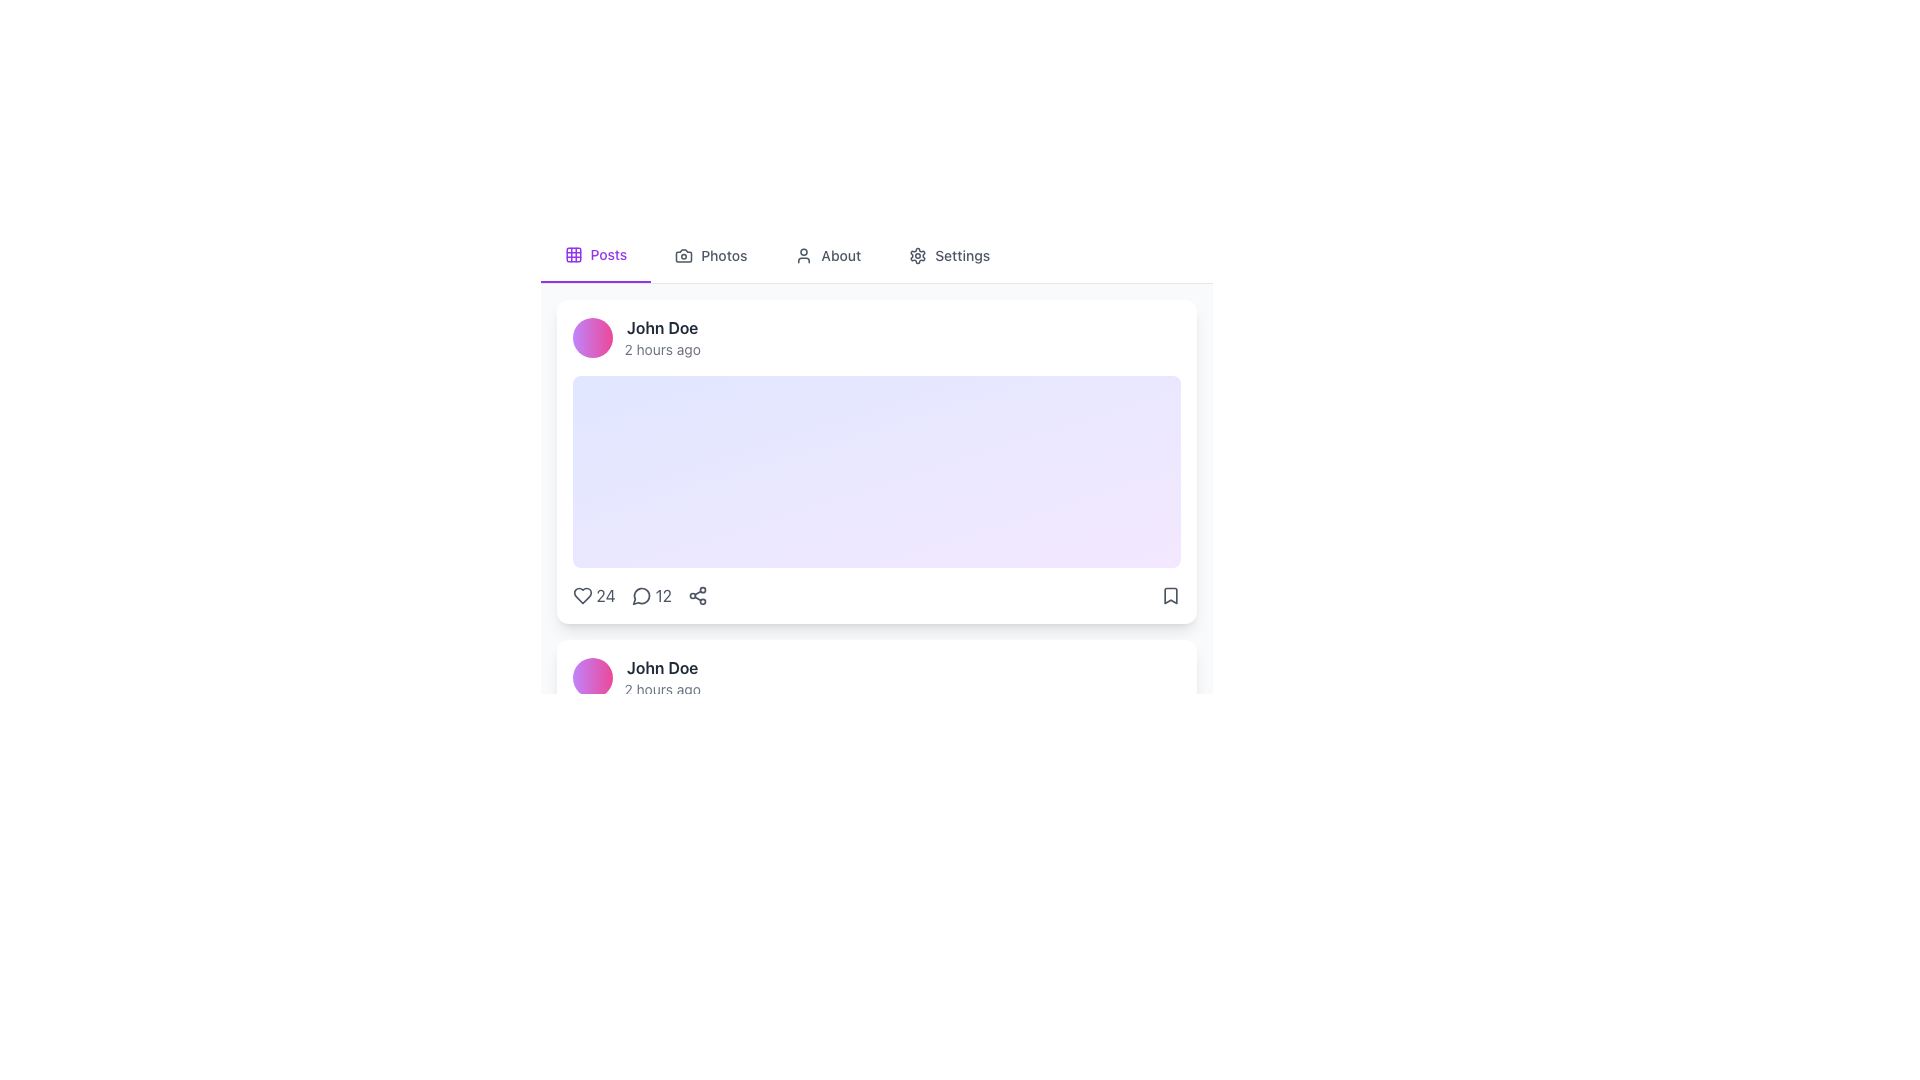 This screenshot has height=1080, width=1920. What do you see at coordinates (581, 595) in the screenshot?
I see `the heart-shaped icon located at the bottom-left corner of the post layout to like the post` at bounding box center [581, 595].